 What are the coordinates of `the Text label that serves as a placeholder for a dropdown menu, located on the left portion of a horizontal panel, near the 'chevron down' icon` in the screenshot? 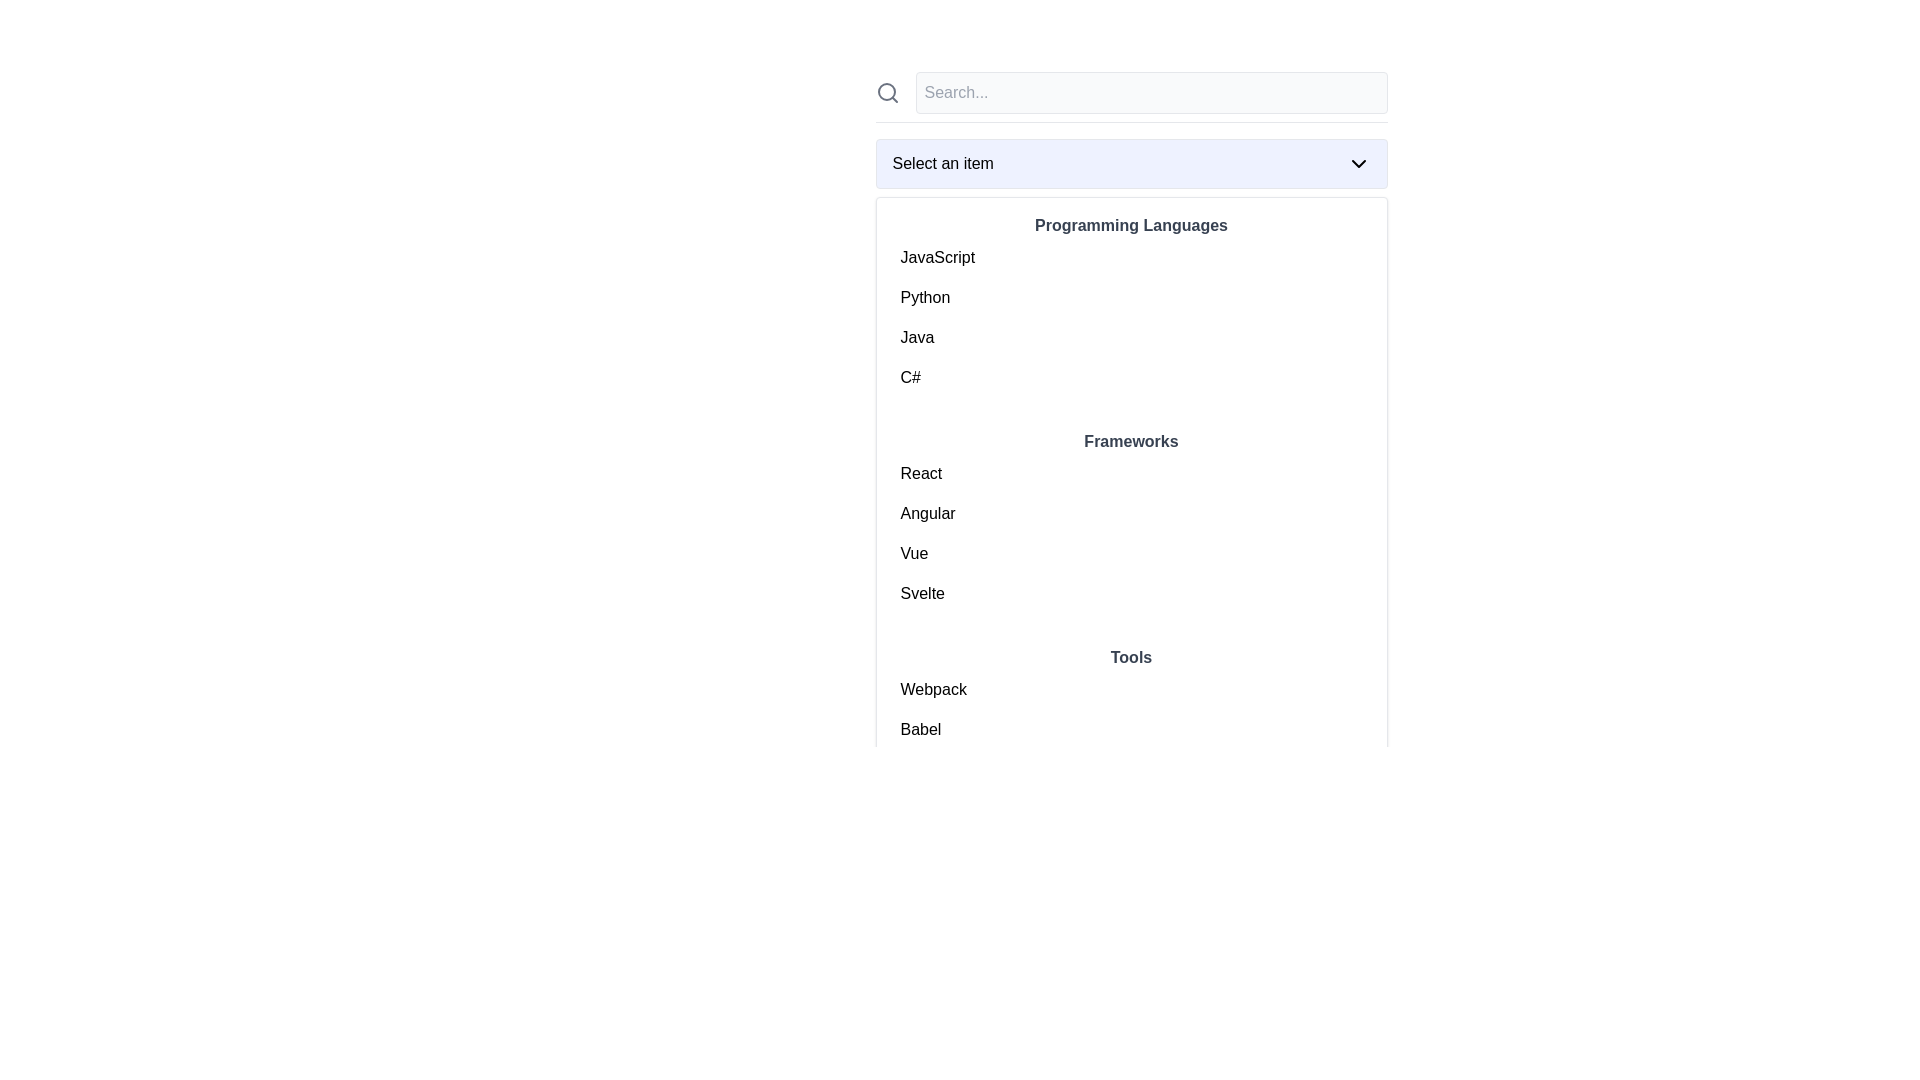 It's located at (942, 163).